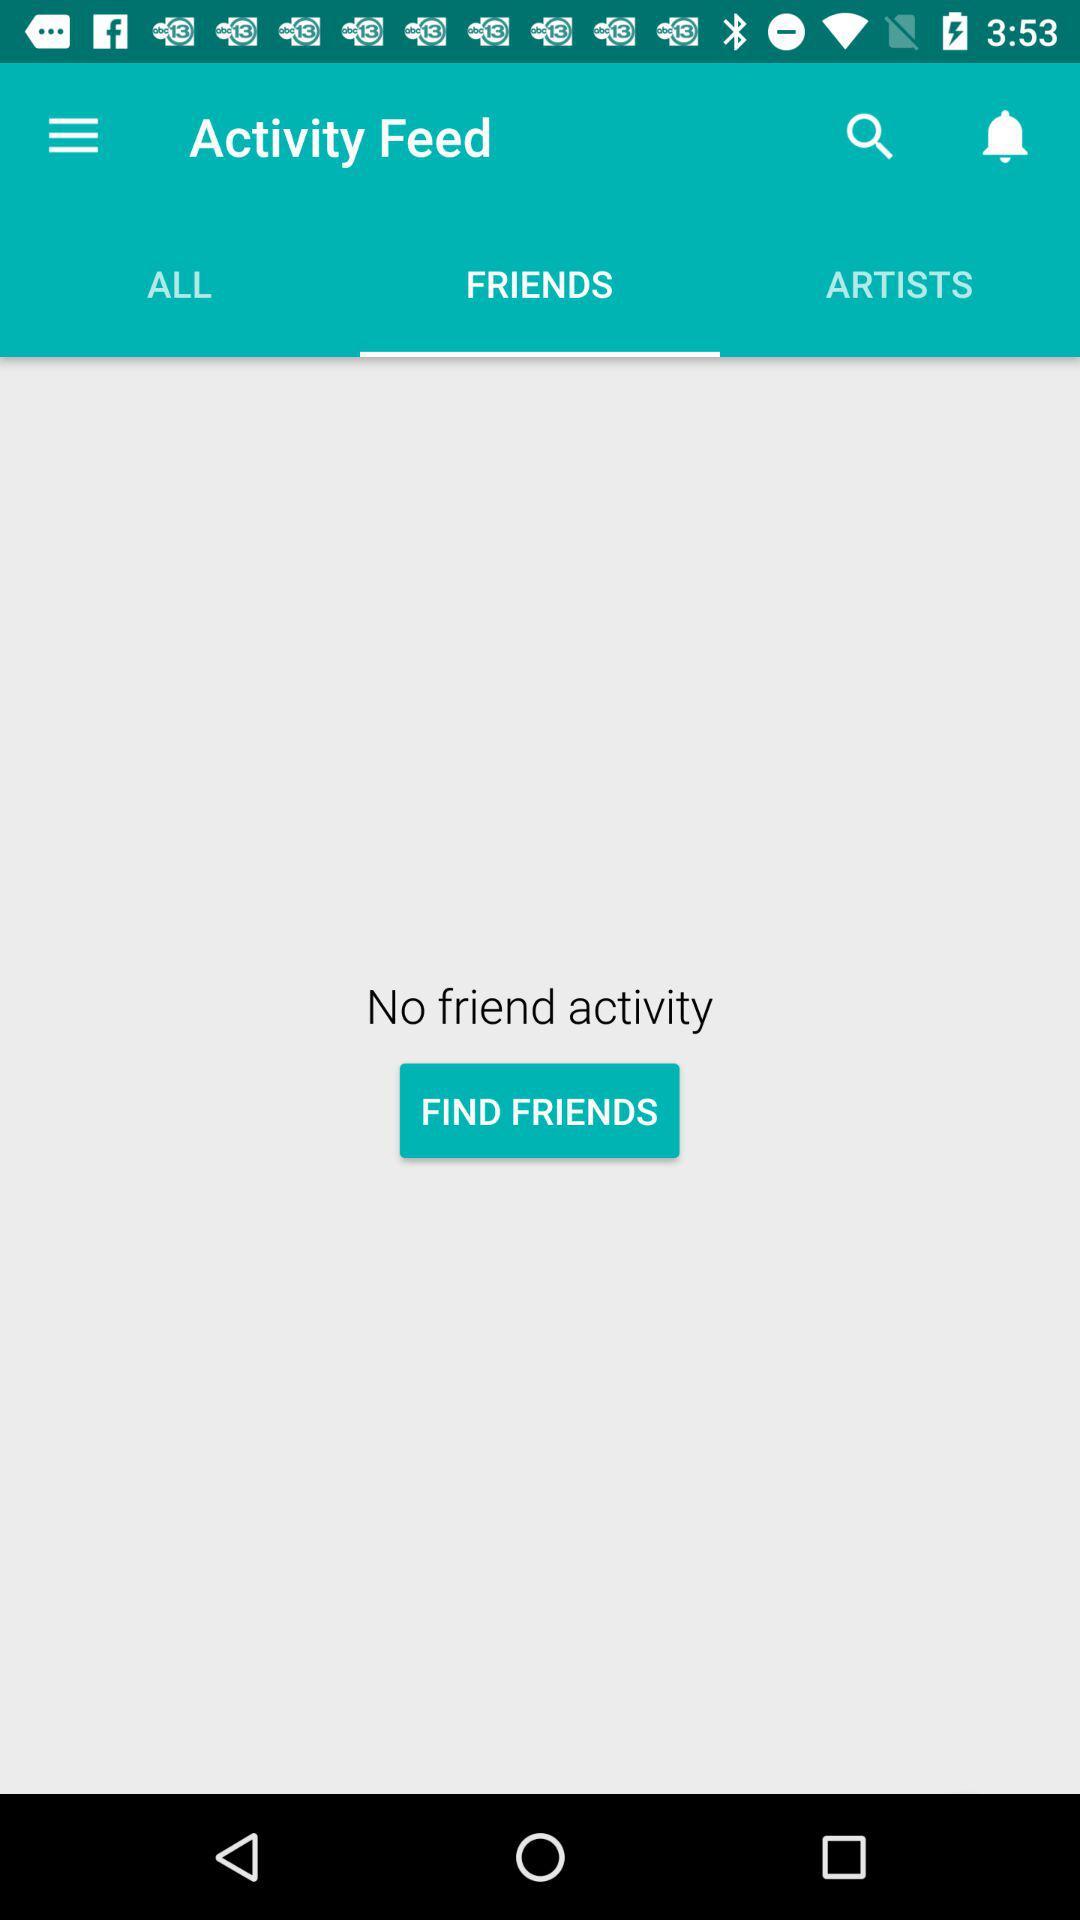 This screenshot has width=1080, height=1920. I want to click on icon to the left of activity feed item, so click(72, 135).